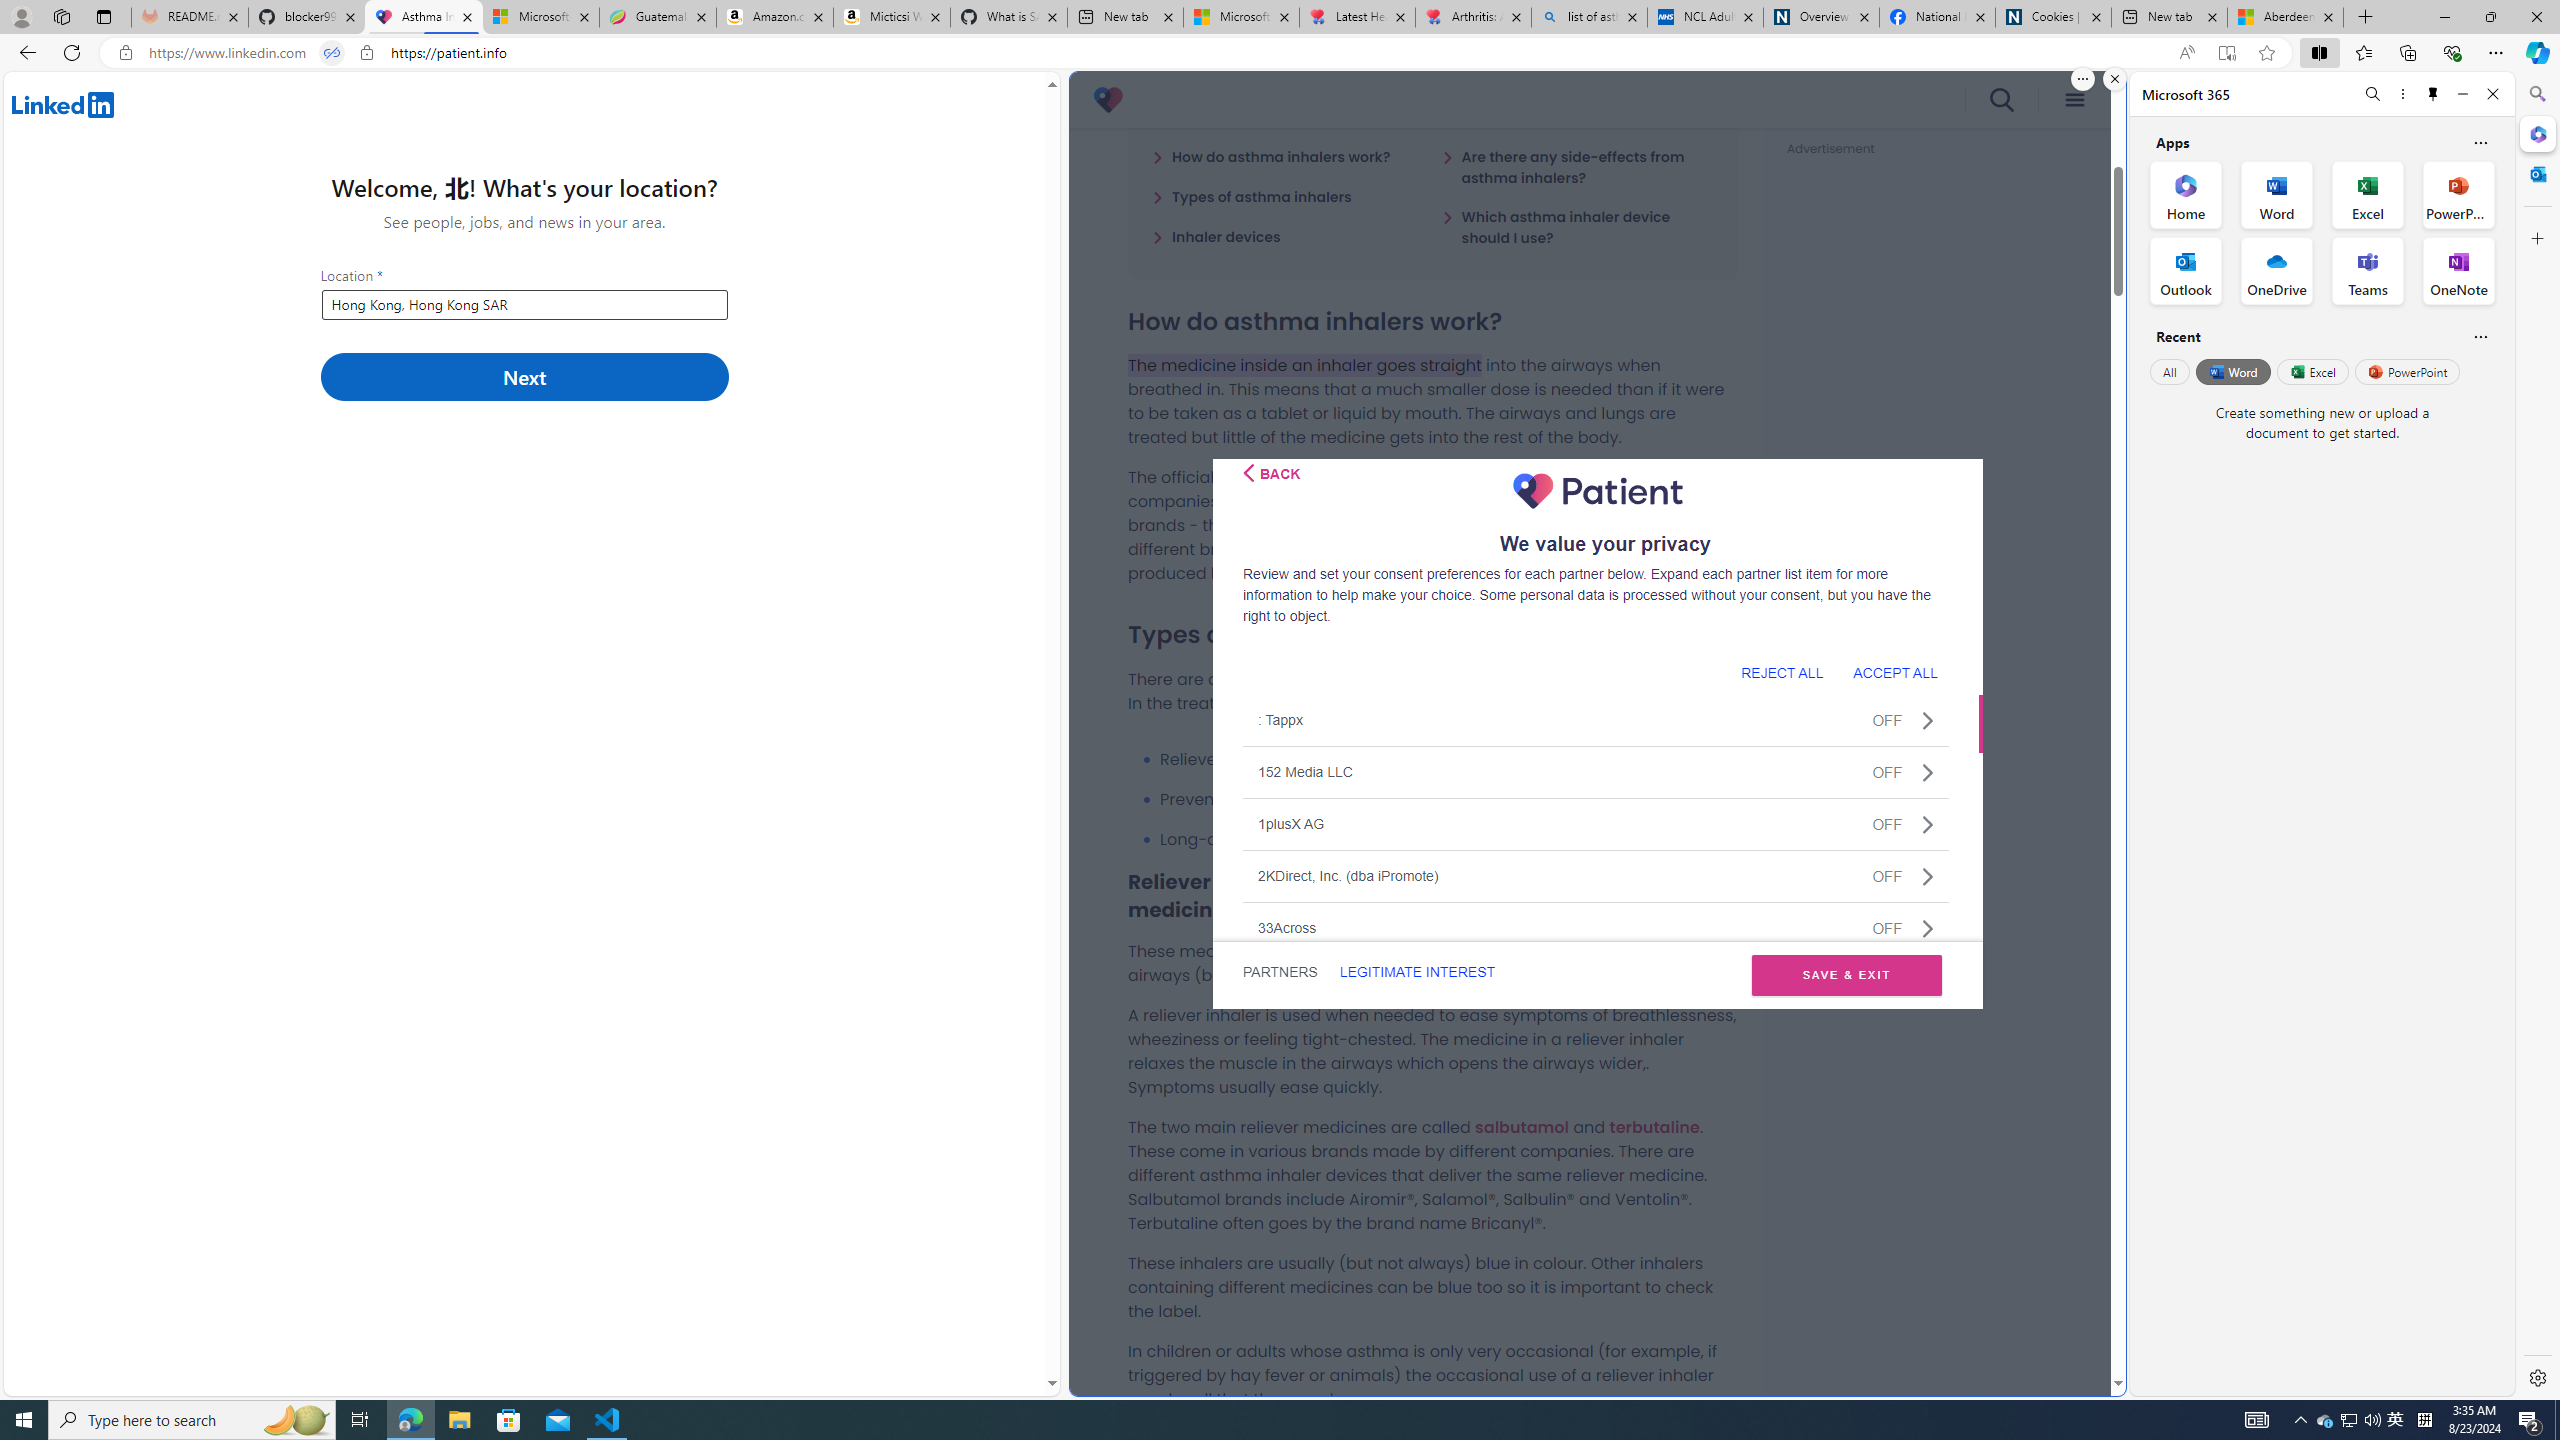 The width and height of the screenshot is (2560, 1440). Describe the element at coordinates (1781, 671) in the screenshot. I see `'REJECT ALL'` at that location.